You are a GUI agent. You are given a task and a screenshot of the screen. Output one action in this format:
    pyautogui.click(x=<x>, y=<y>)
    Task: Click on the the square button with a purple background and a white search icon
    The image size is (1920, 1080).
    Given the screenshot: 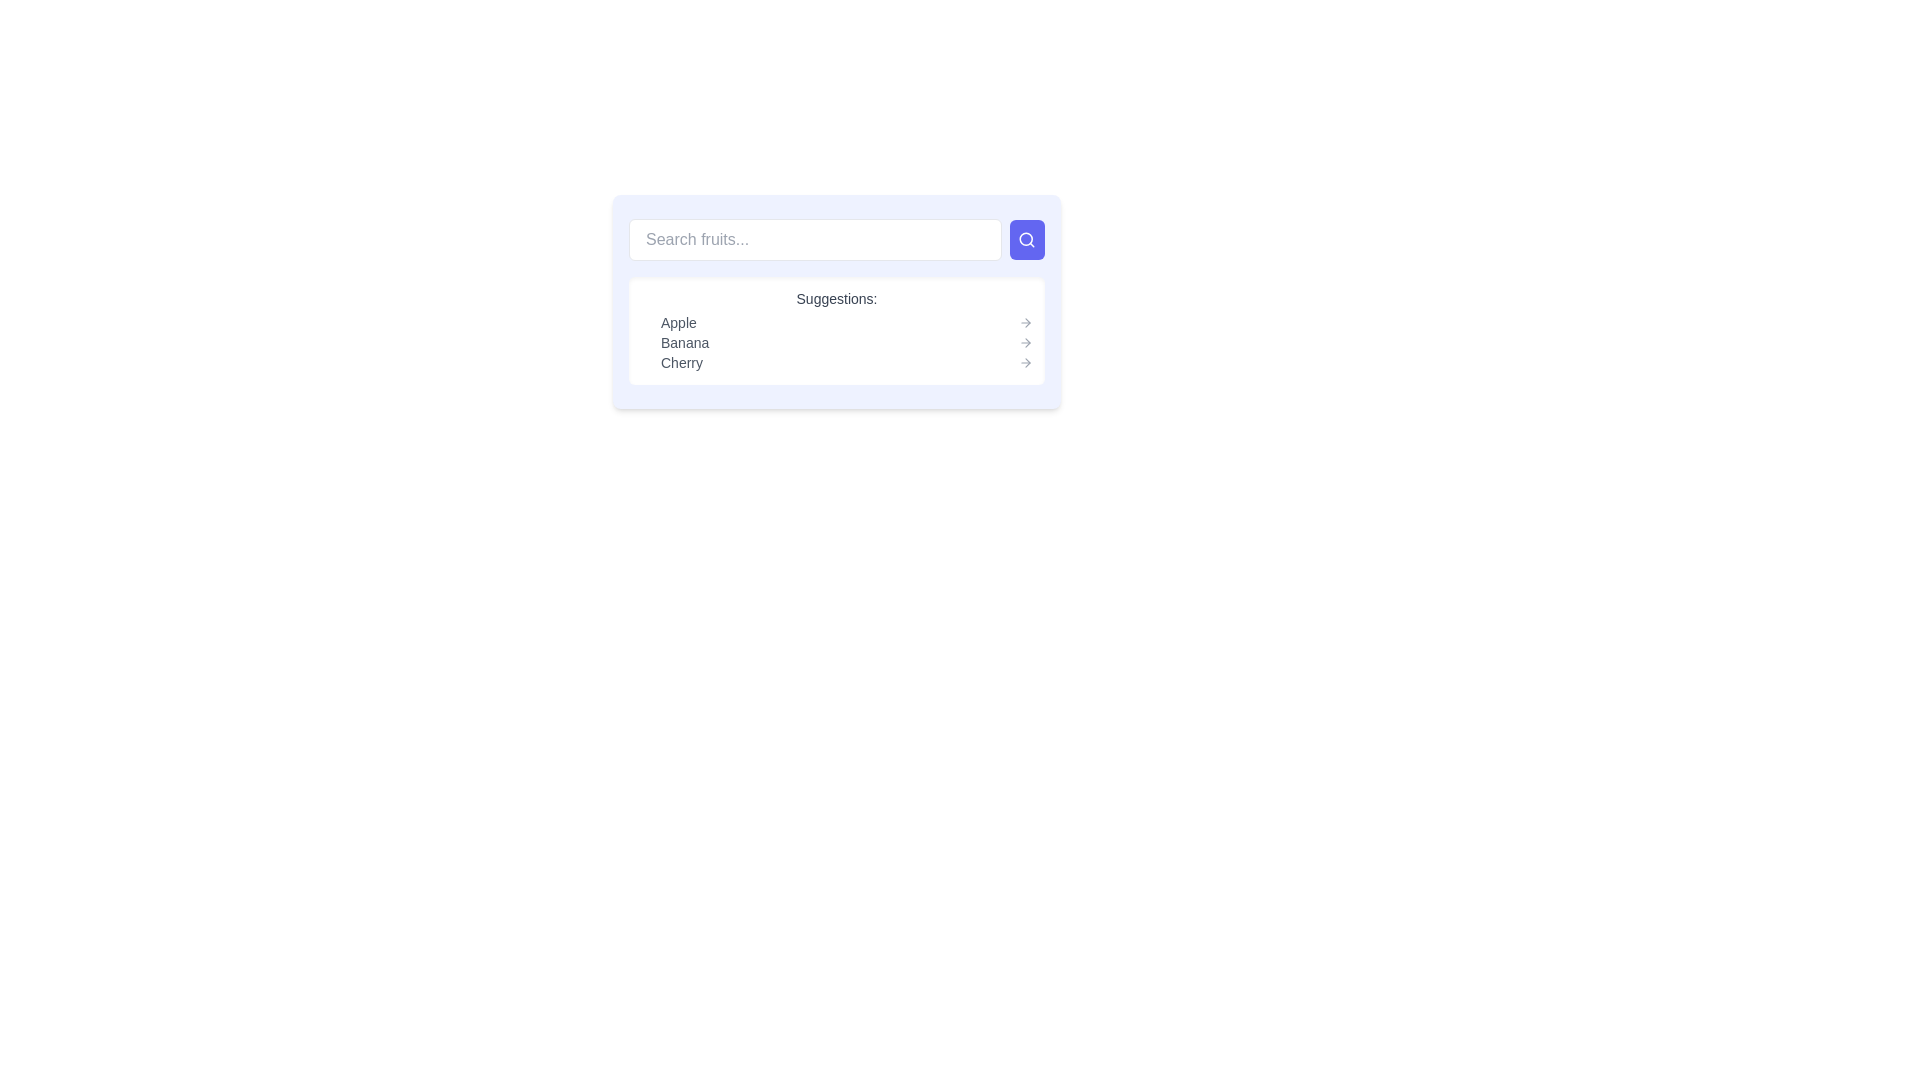 What is the action you would take?
    pyautogui.click(x=1027, y=238)
    